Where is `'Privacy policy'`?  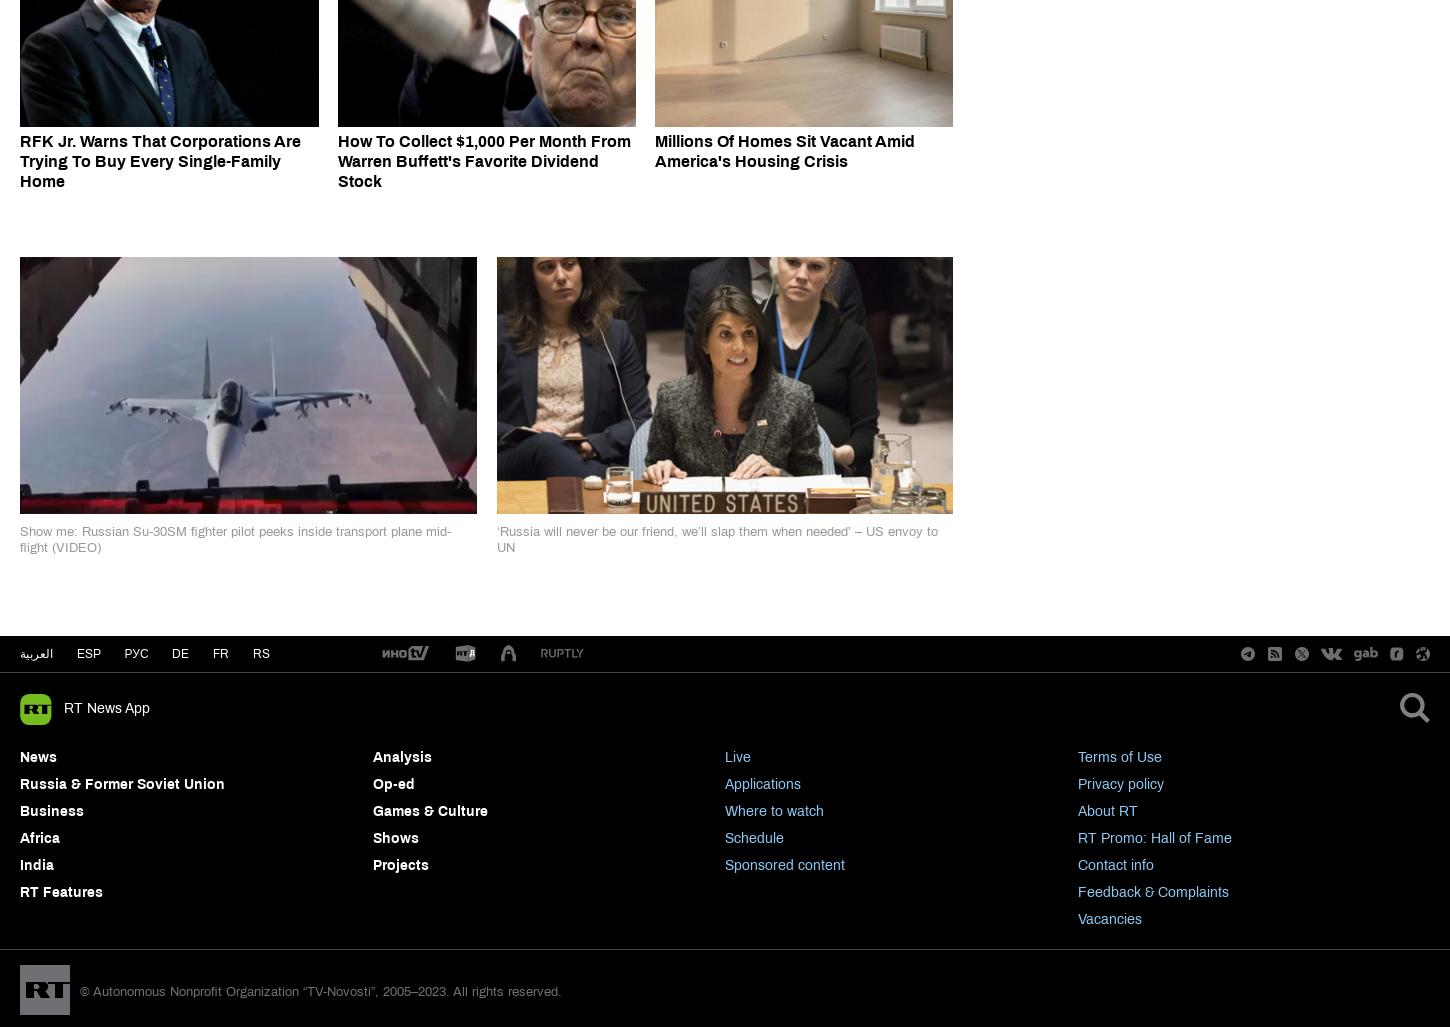 'Privacy policy' is located at coordinates (1118, 783).